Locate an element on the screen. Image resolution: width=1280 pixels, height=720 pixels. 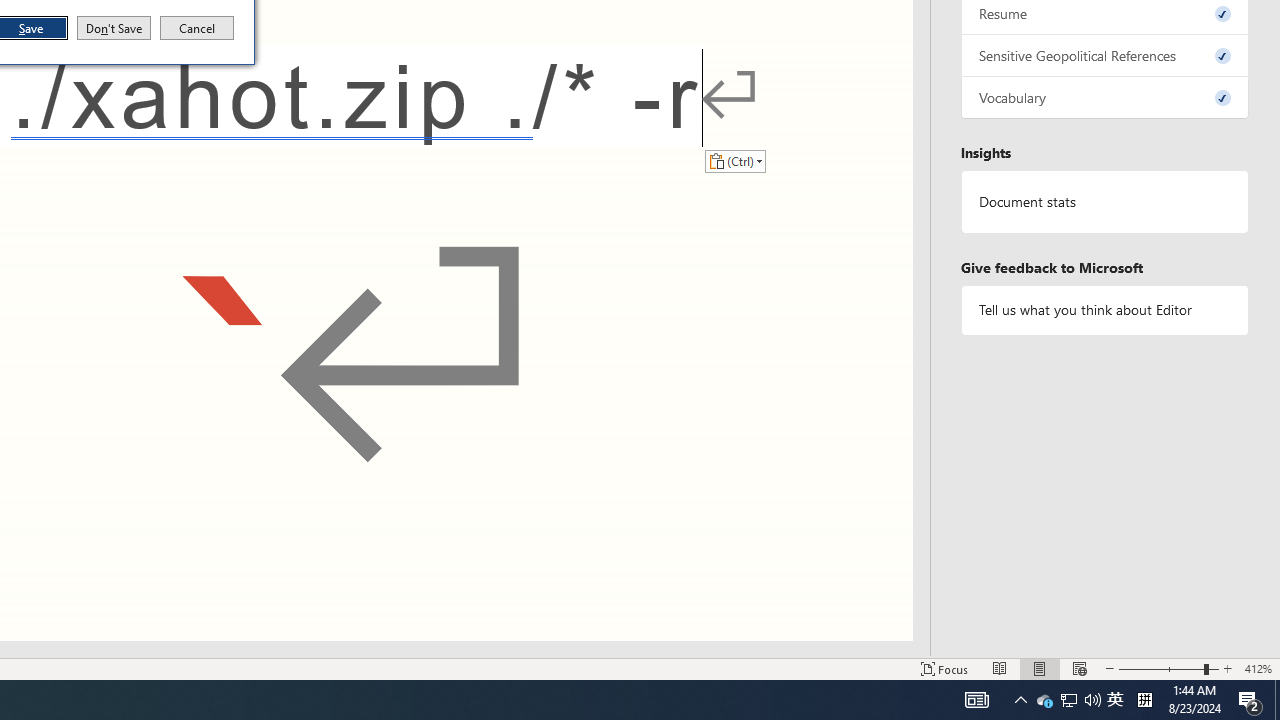
'Don' is located at coordinates (112, 28).